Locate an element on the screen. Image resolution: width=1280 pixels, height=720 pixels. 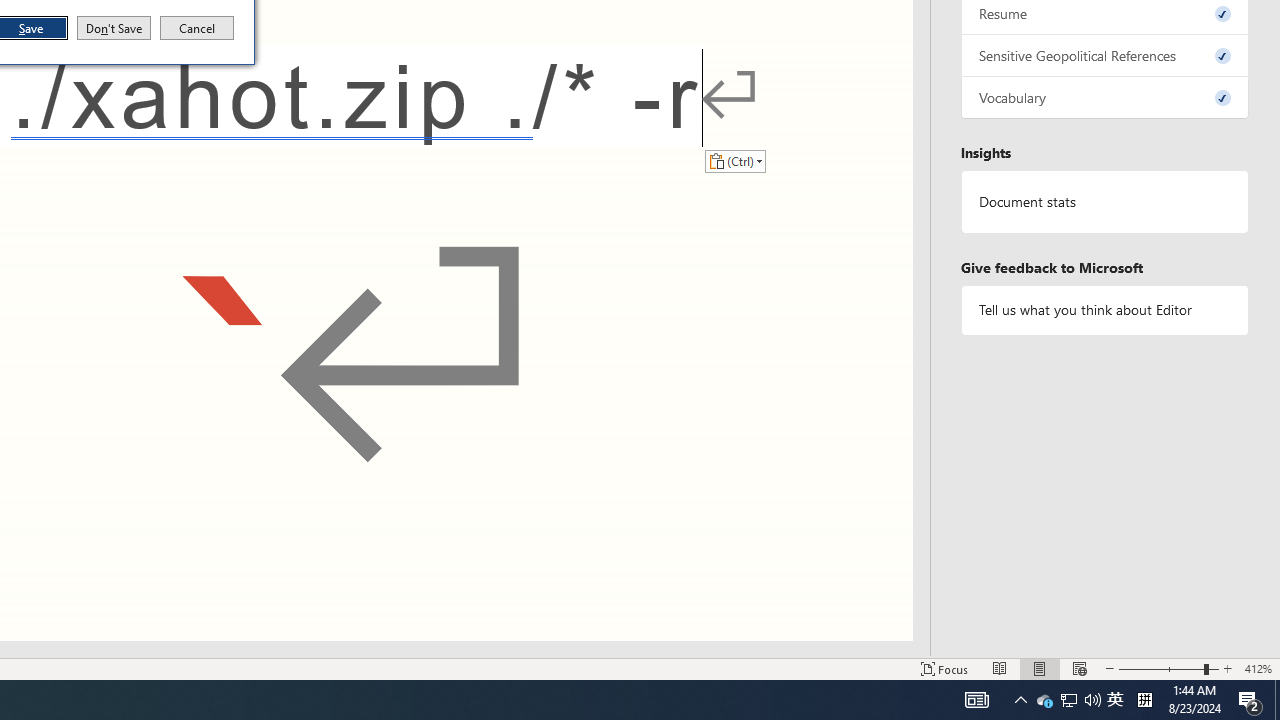
'Don' is located at coordinates (112, 28).